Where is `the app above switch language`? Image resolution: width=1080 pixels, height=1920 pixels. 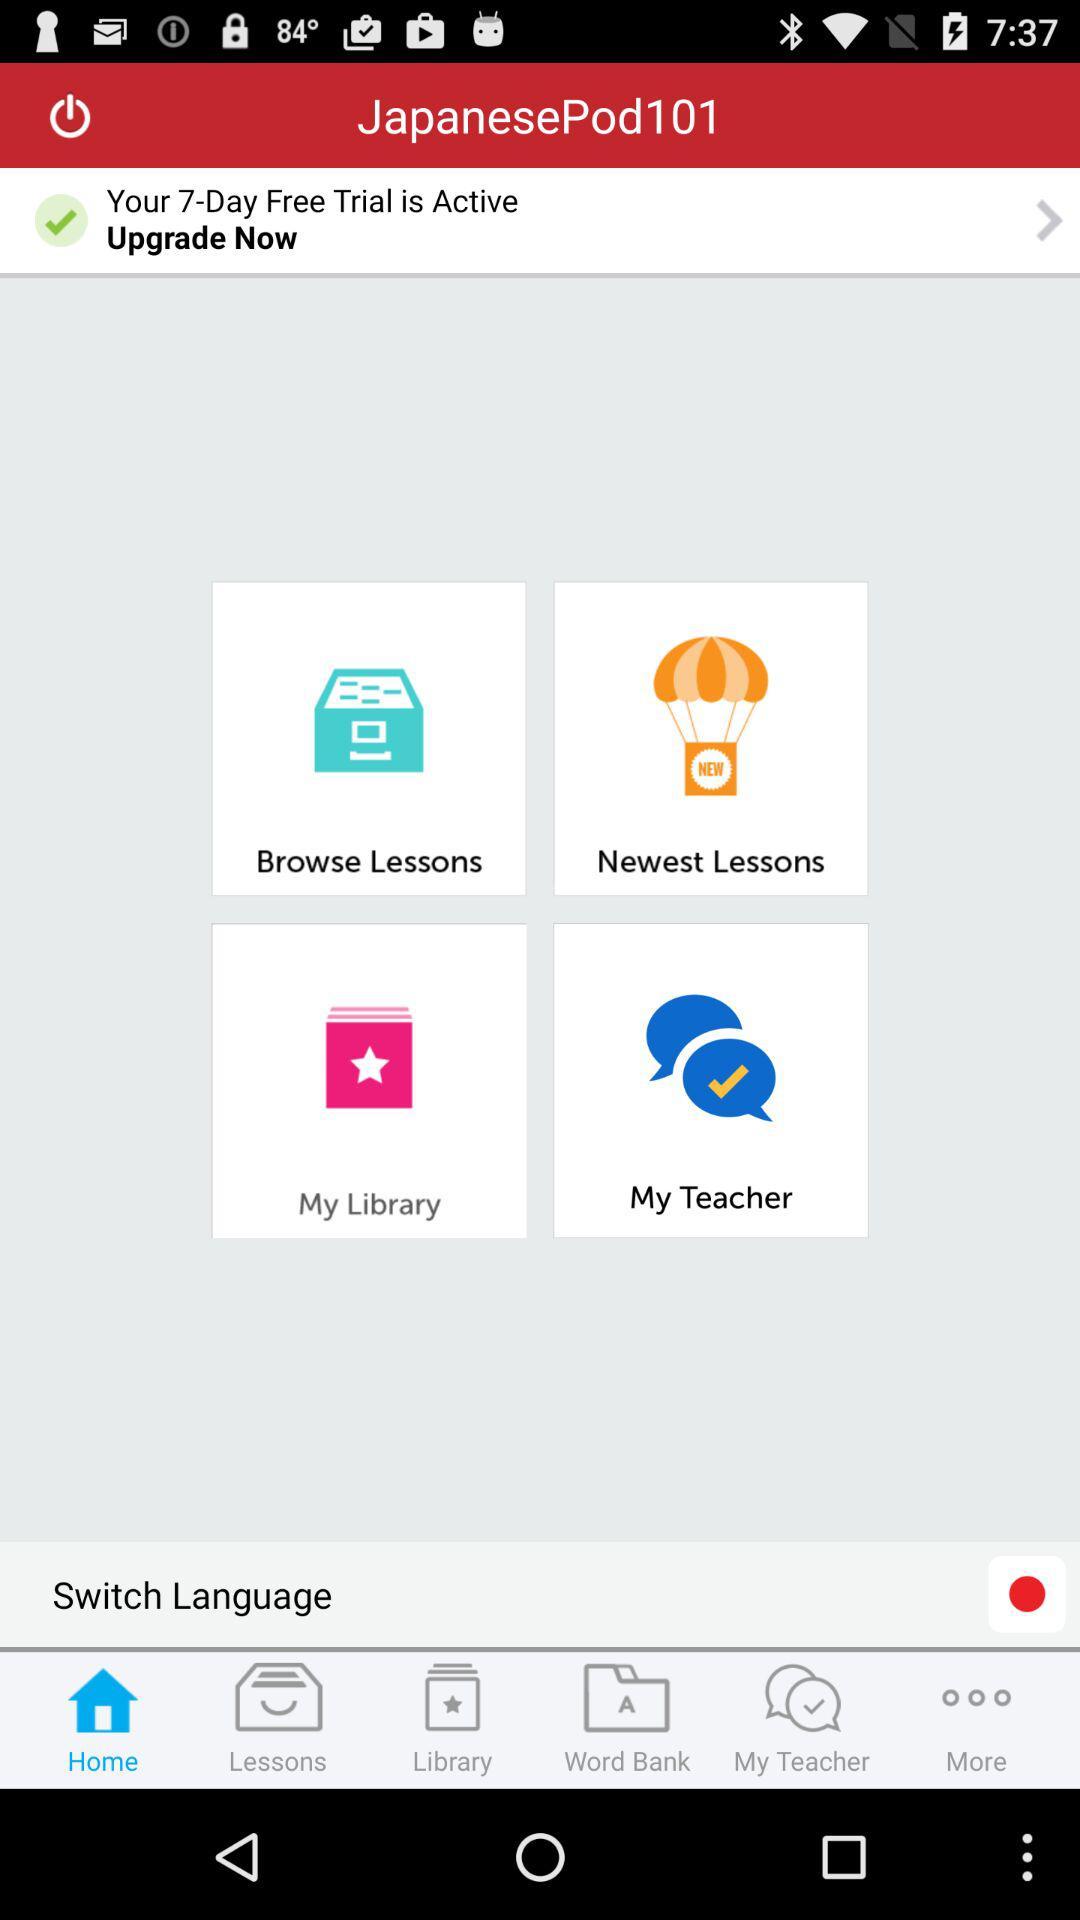
the app above switch language is located at coordinates (369, 1079).